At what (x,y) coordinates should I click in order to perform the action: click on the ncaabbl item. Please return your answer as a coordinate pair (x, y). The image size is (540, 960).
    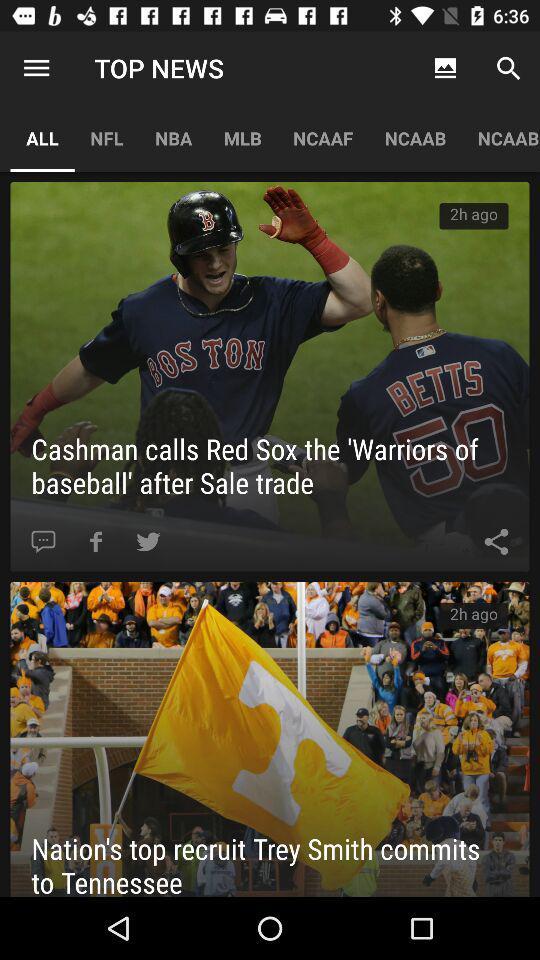
    Looking at the image, I should click on (500, 137).